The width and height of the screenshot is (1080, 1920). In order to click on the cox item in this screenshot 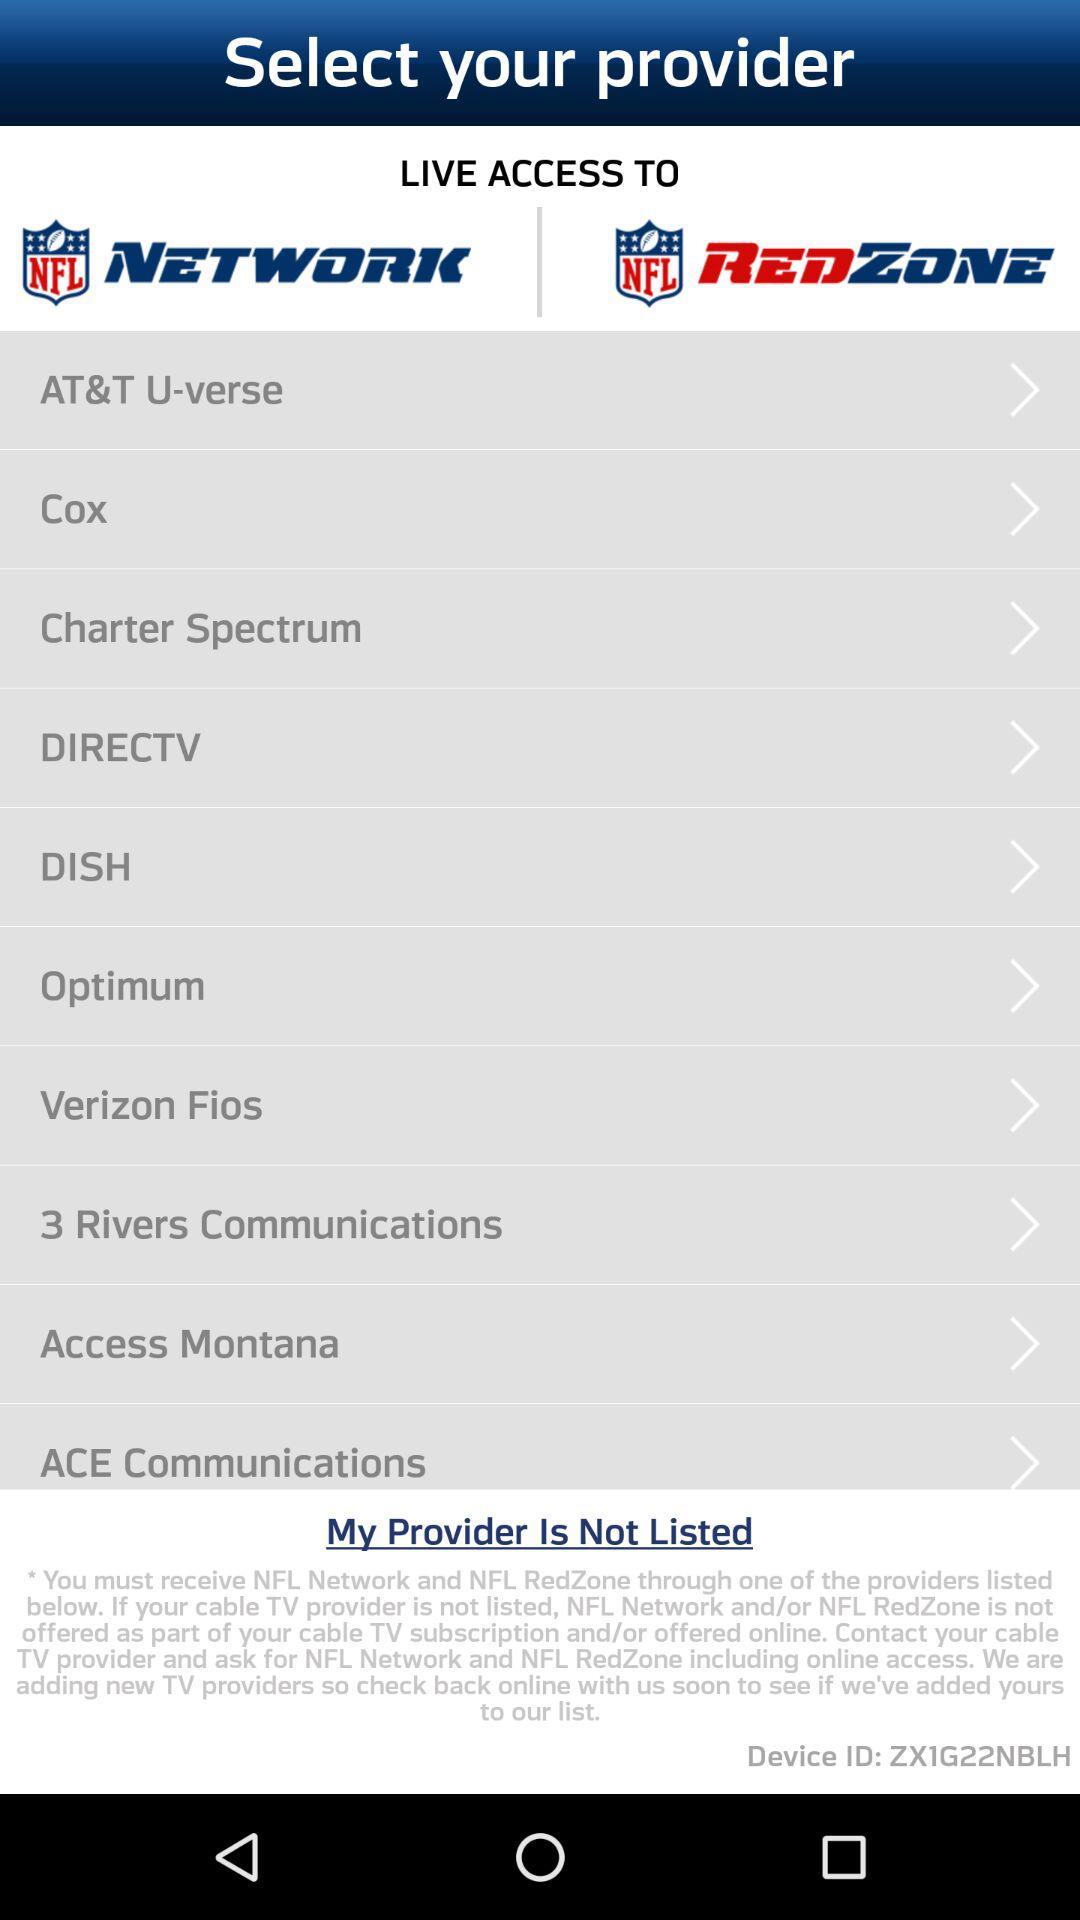, I will do `click(559, 508)`.